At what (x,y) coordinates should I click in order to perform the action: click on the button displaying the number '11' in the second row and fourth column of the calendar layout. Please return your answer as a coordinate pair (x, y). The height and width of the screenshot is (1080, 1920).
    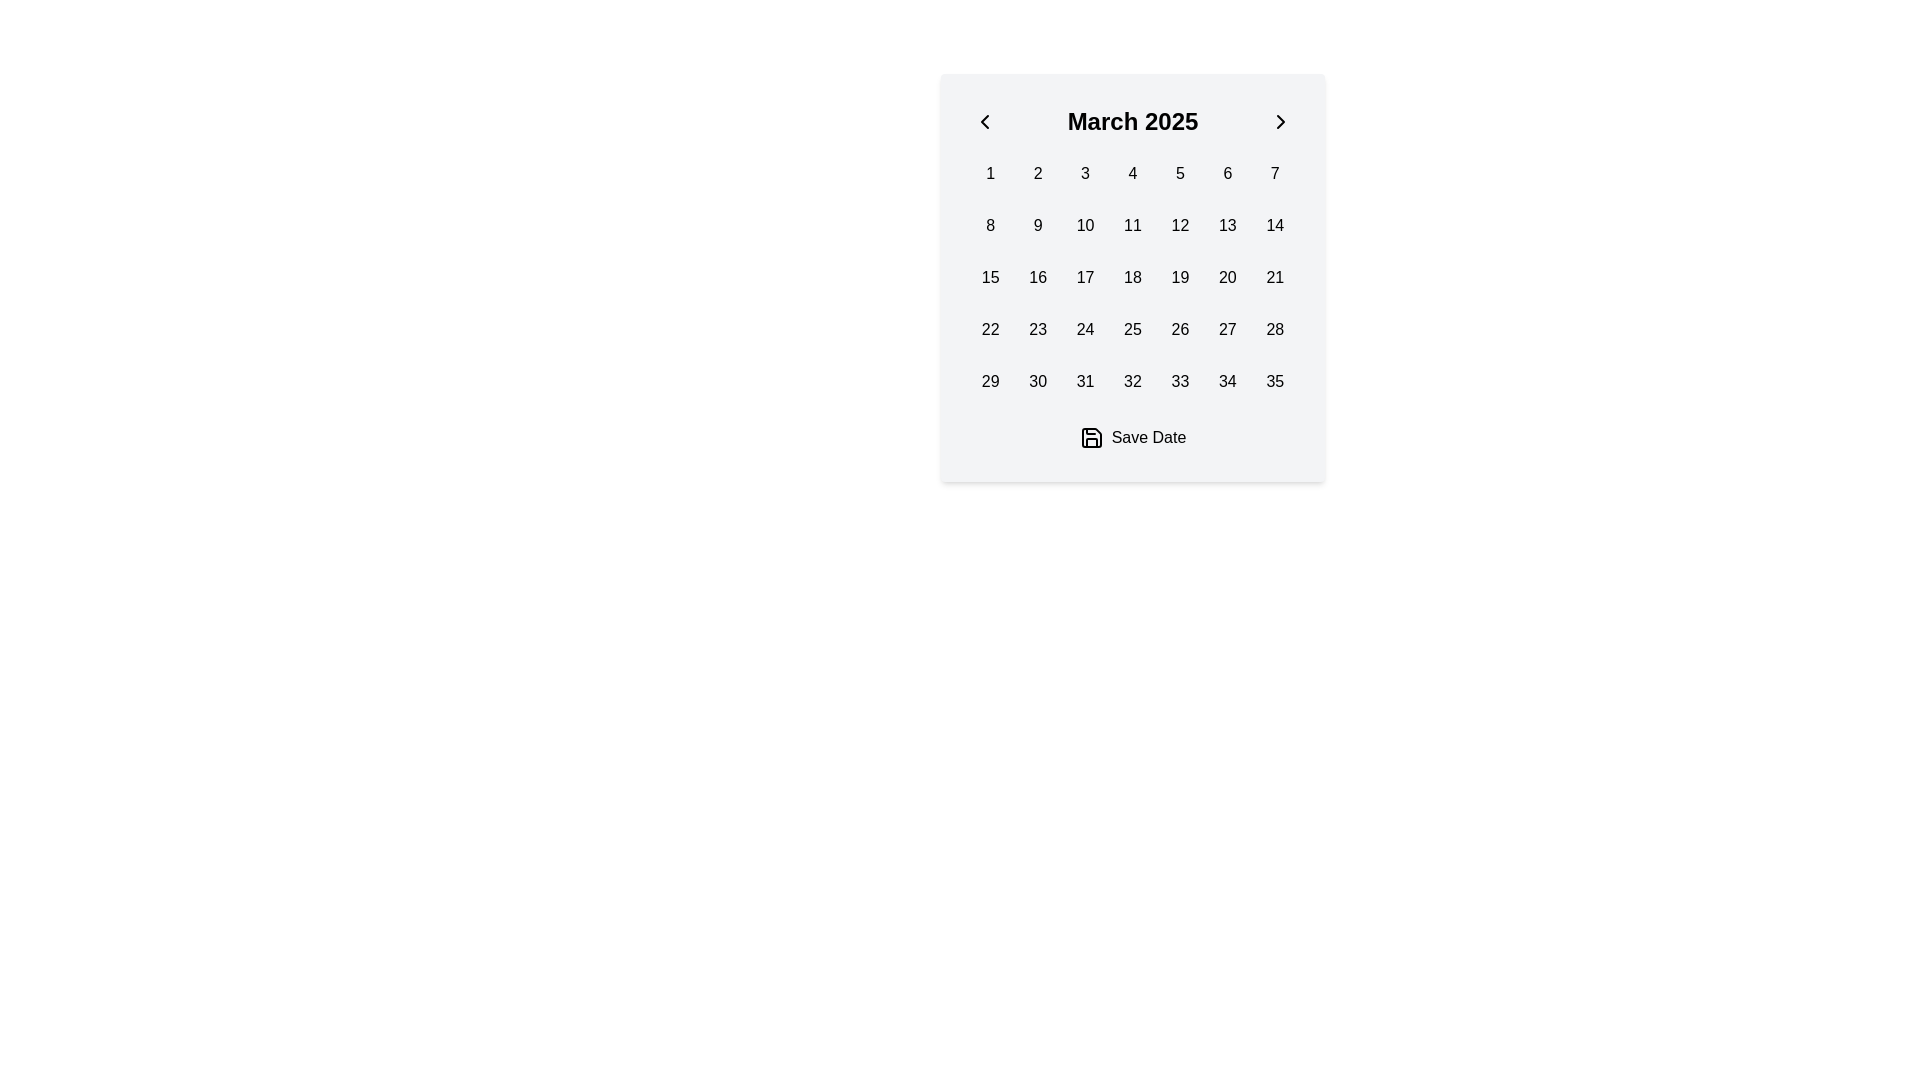
    Looking at the image, I should click on (1132, 225).